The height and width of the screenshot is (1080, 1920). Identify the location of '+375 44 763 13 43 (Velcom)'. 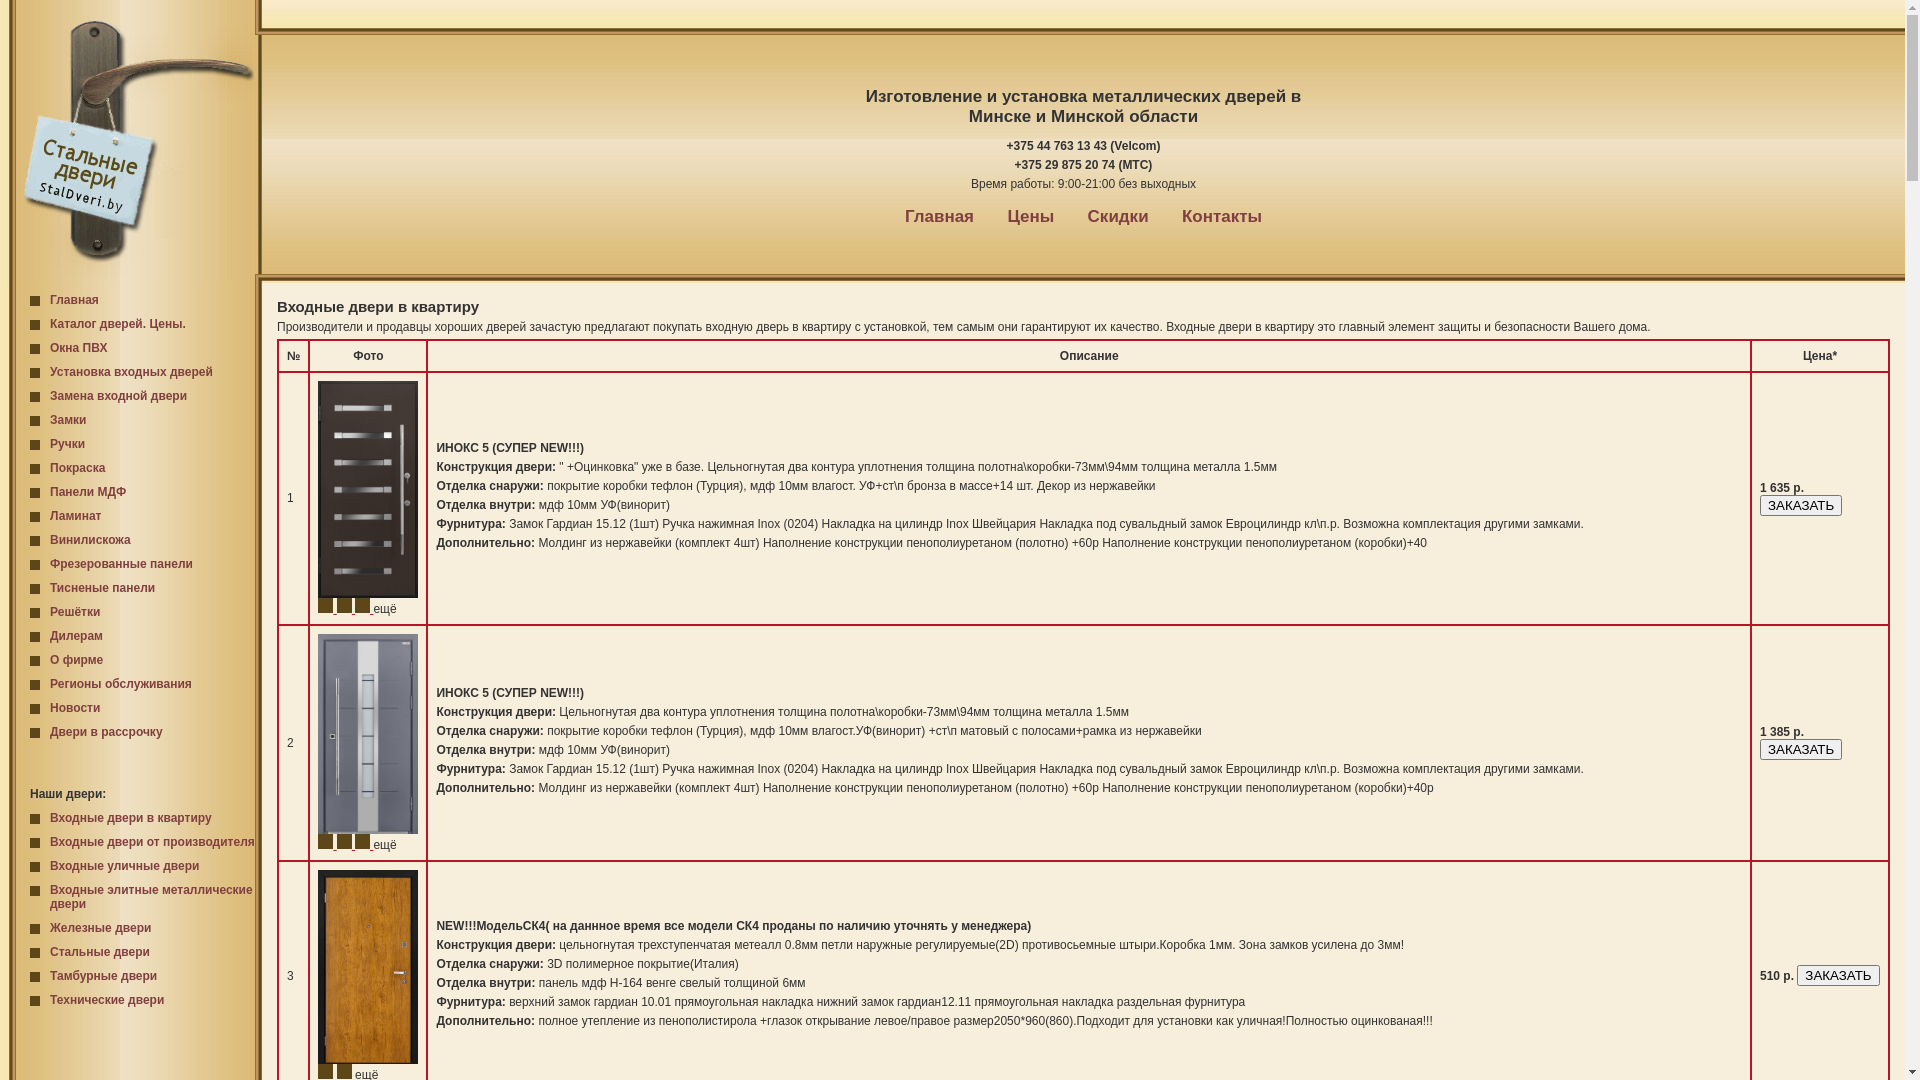
(1007, 144).